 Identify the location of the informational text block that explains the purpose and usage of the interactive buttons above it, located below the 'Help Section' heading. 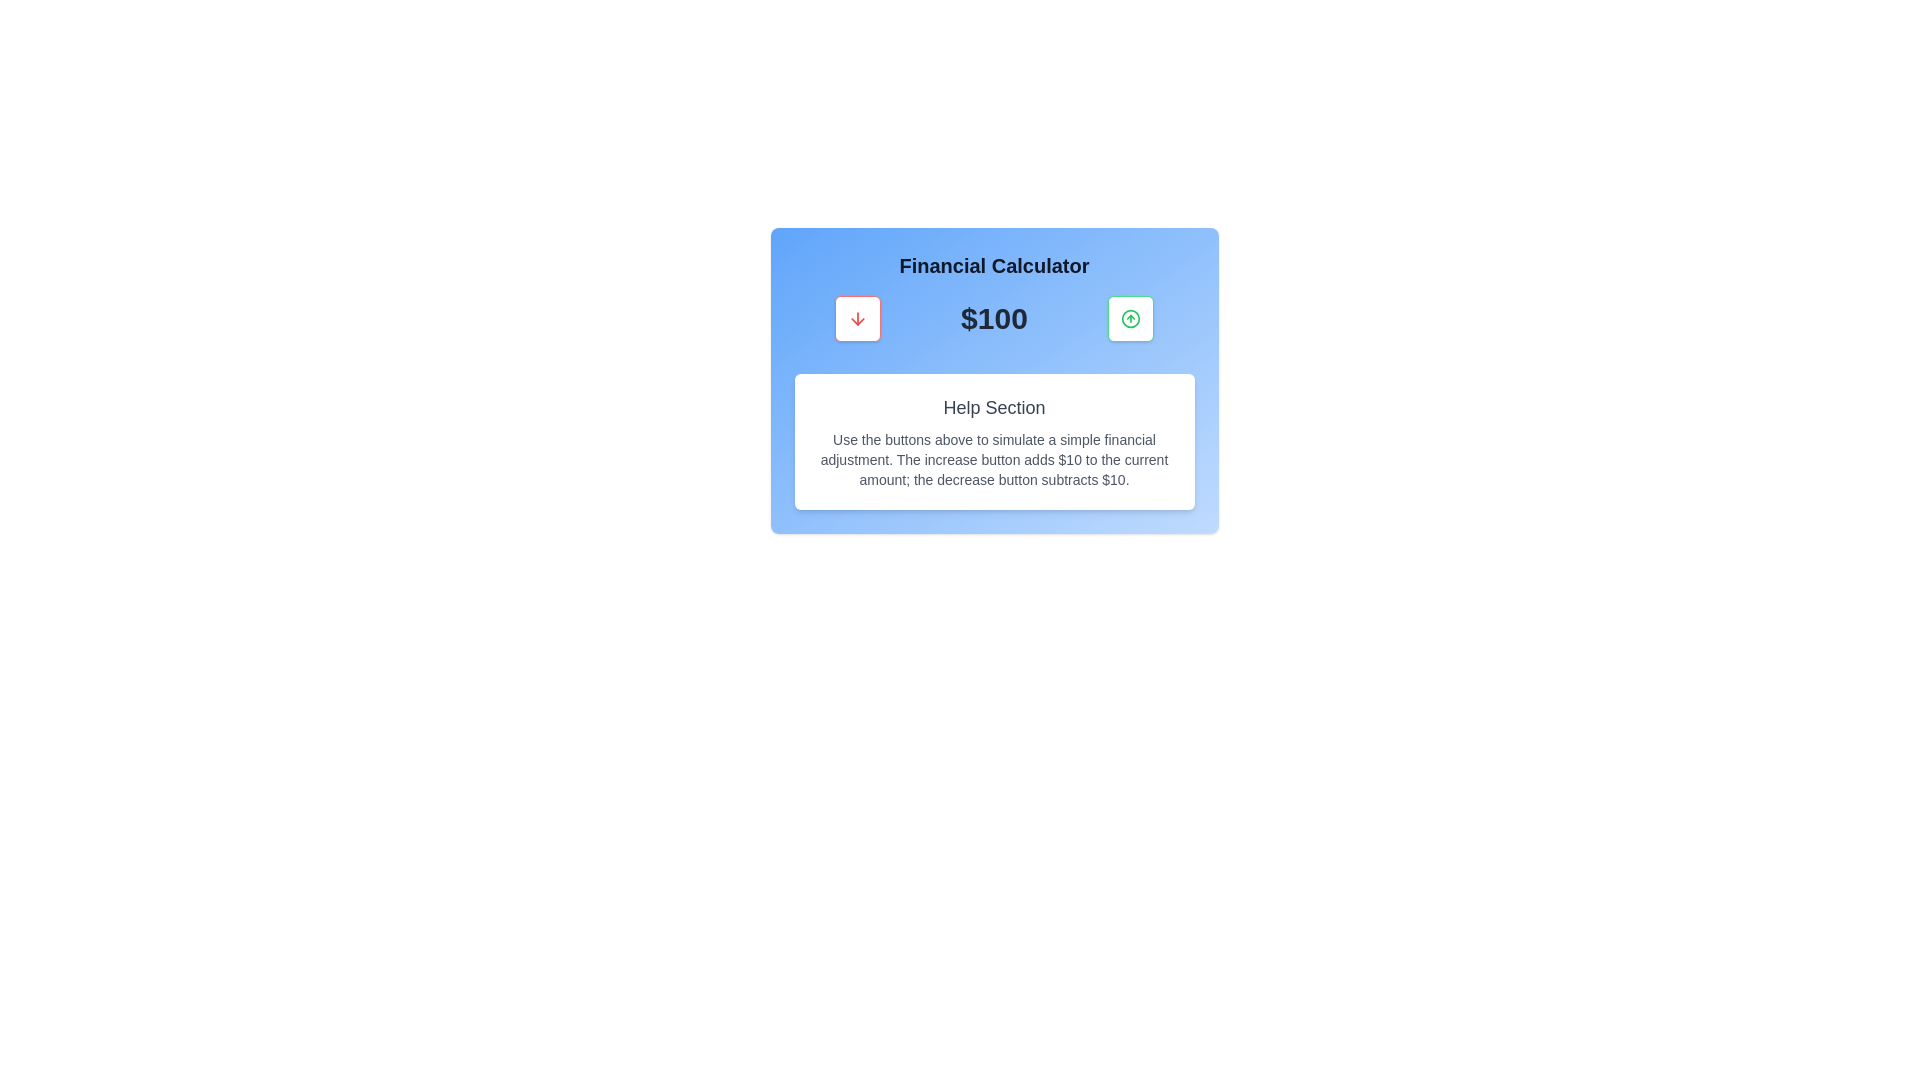
(994, 459).